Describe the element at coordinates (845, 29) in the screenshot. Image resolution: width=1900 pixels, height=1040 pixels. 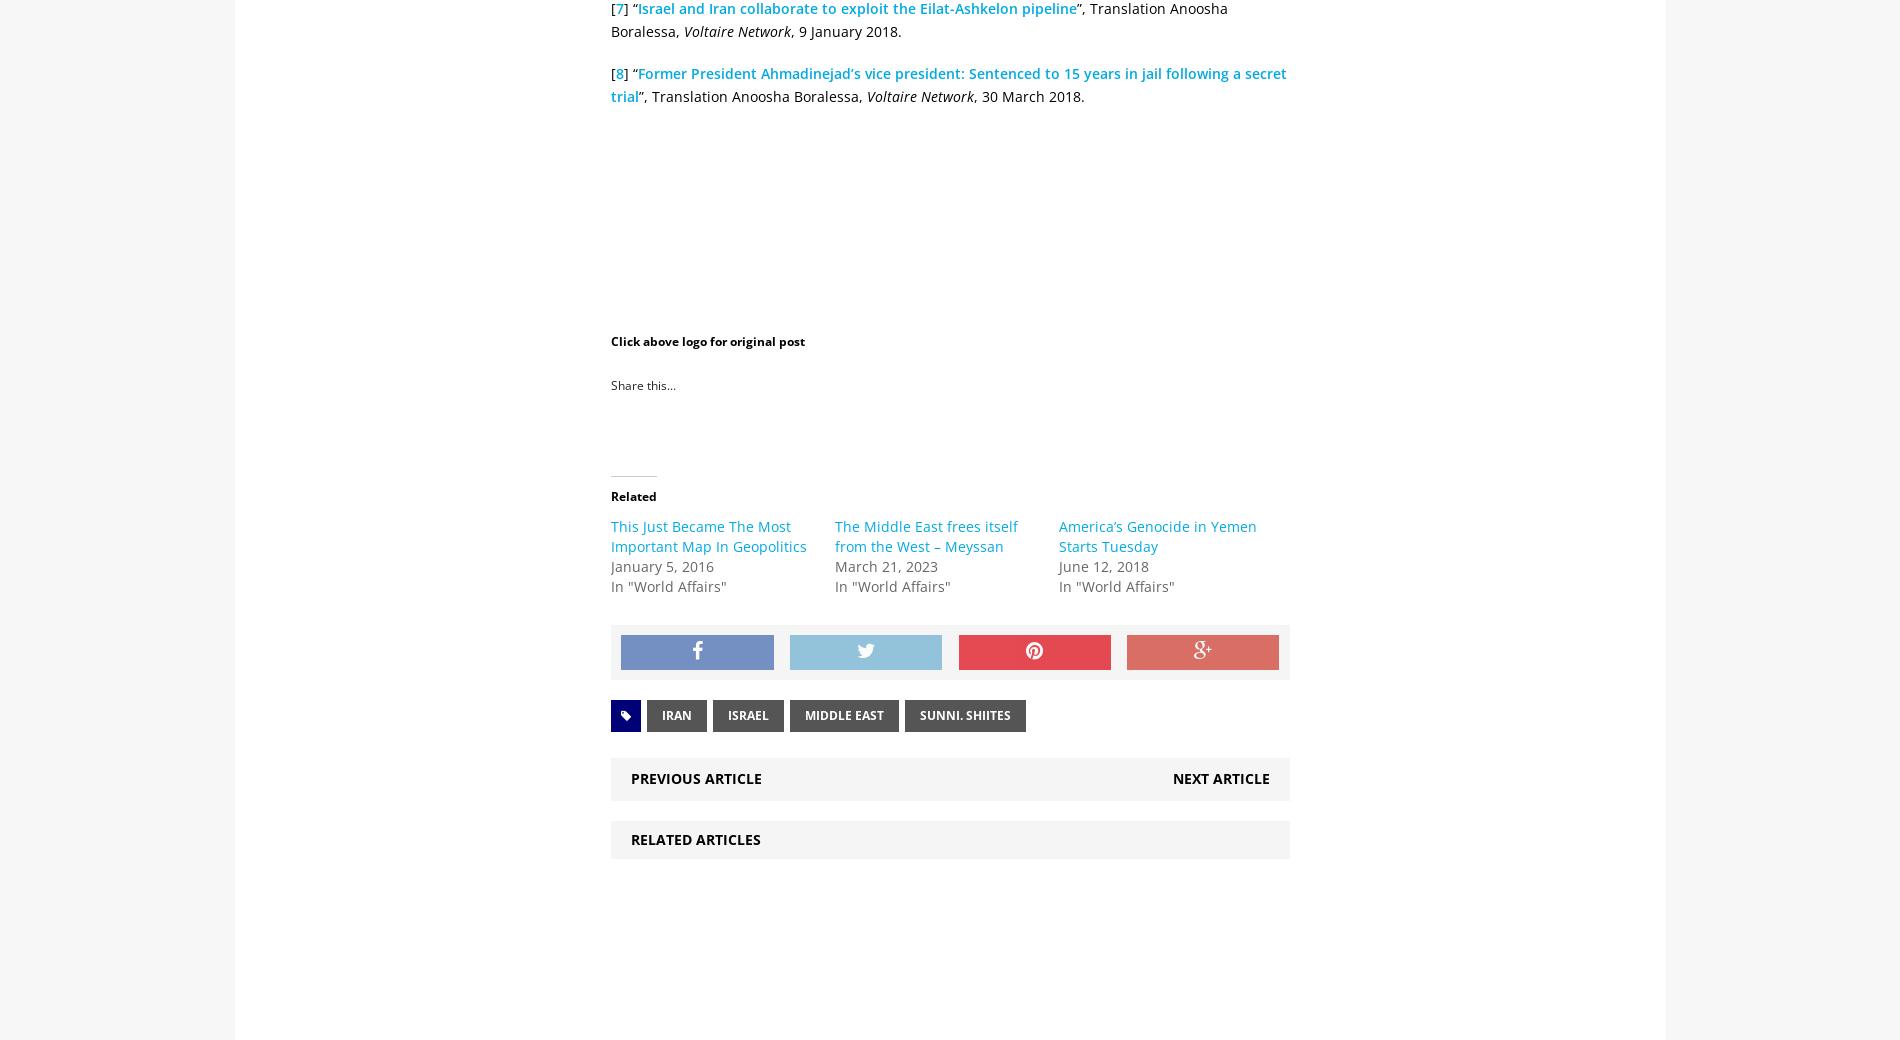
I see `', 9 January 2018.'` at that location.